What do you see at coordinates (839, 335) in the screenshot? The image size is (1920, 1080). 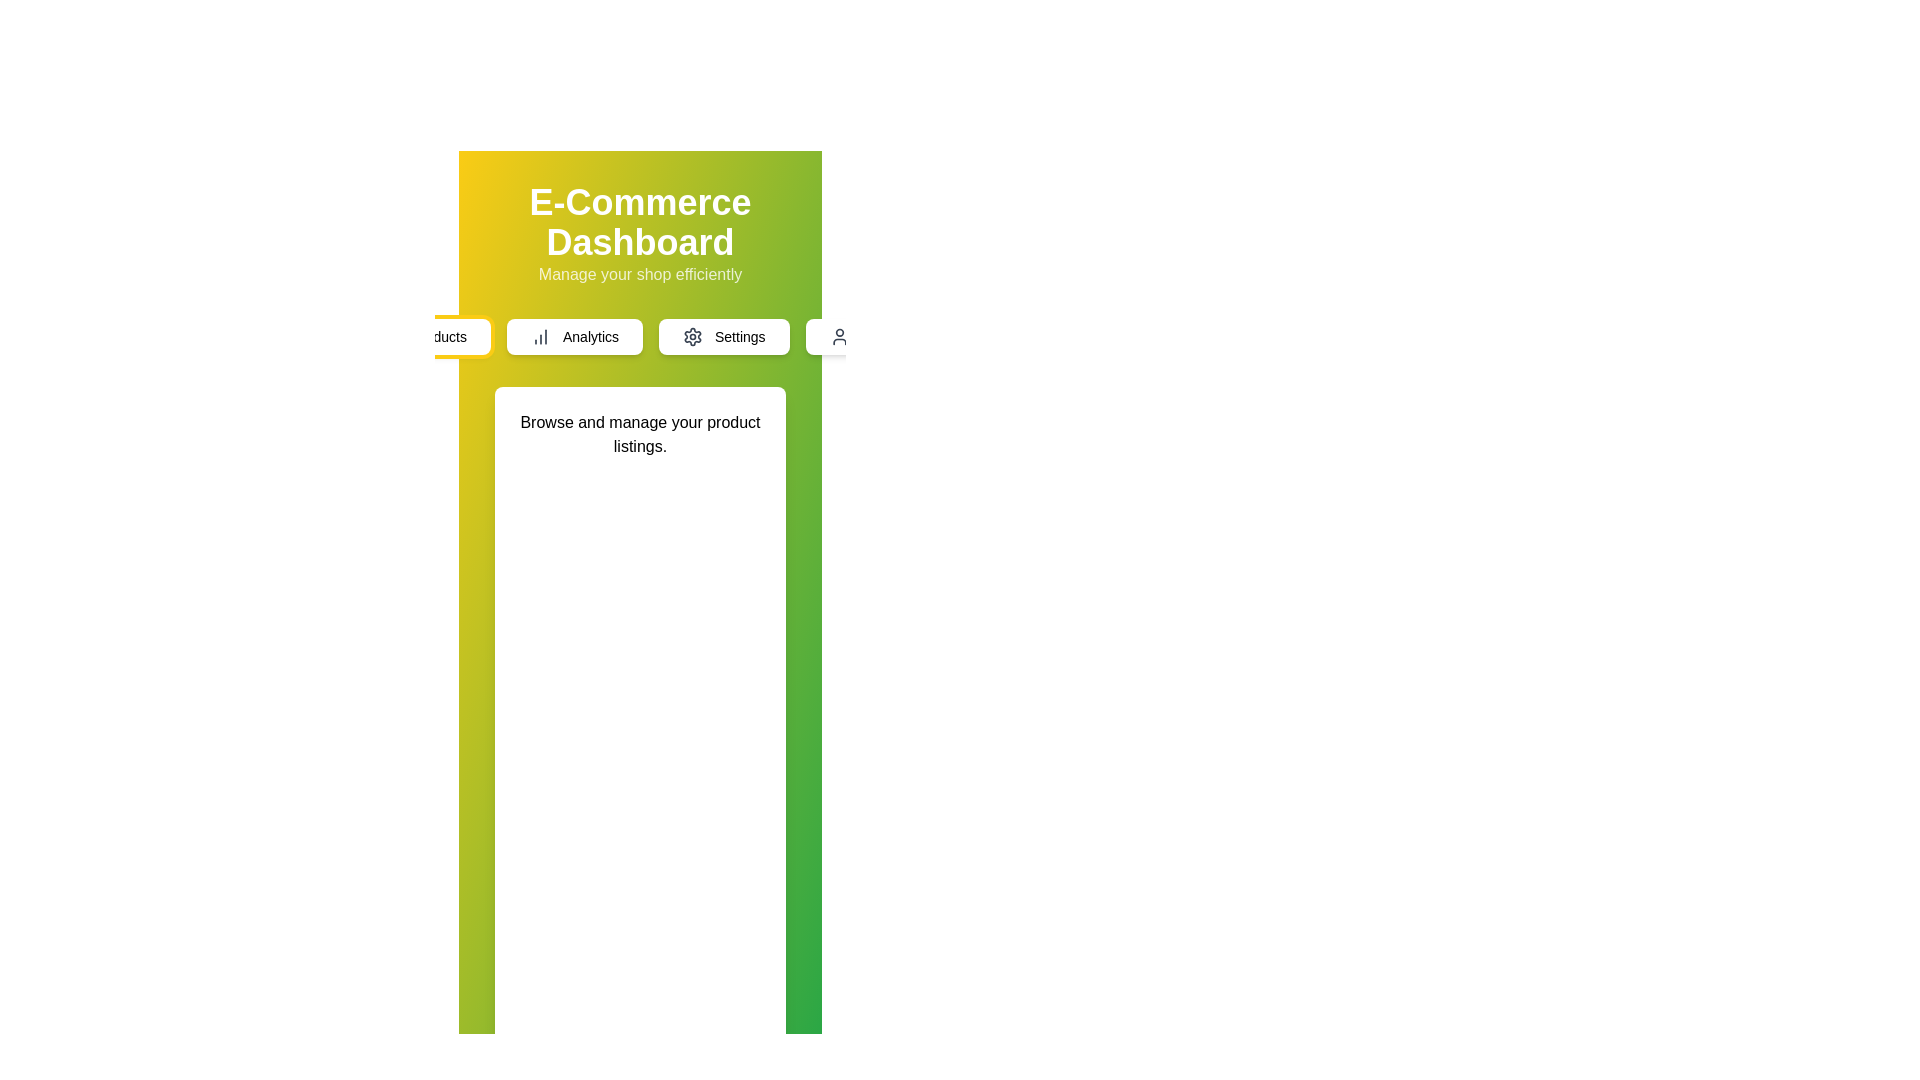 I see `the user profile indicator icon located on the left side of the 'Profile' button in the top-right section of the user interface` at bounding box center [839, 335].